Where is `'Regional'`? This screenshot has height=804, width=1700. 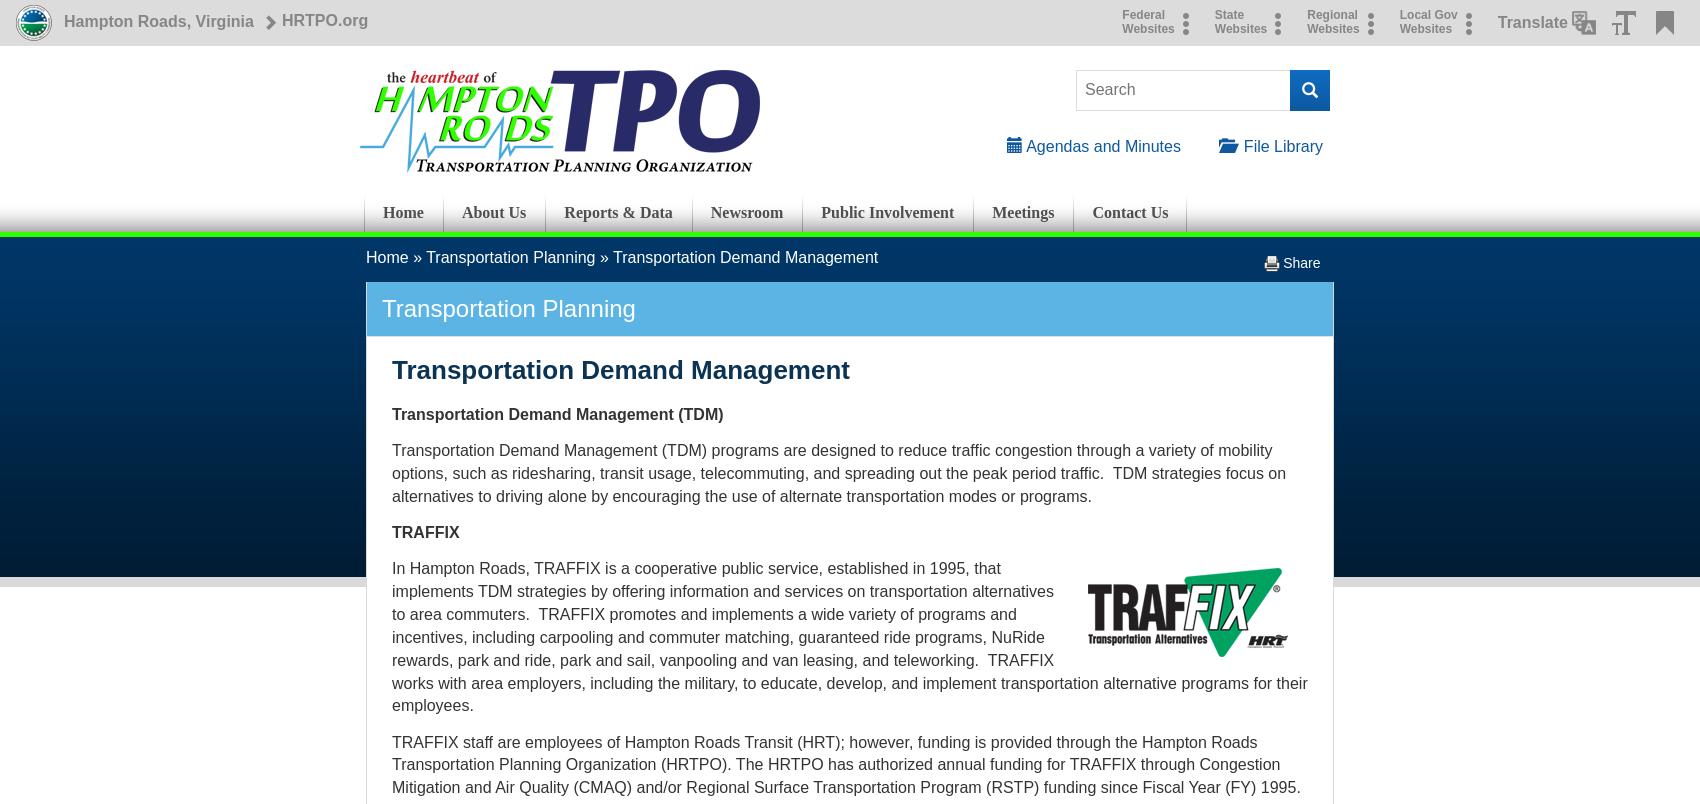 'Regional' is located at coordinates (1331, 15).